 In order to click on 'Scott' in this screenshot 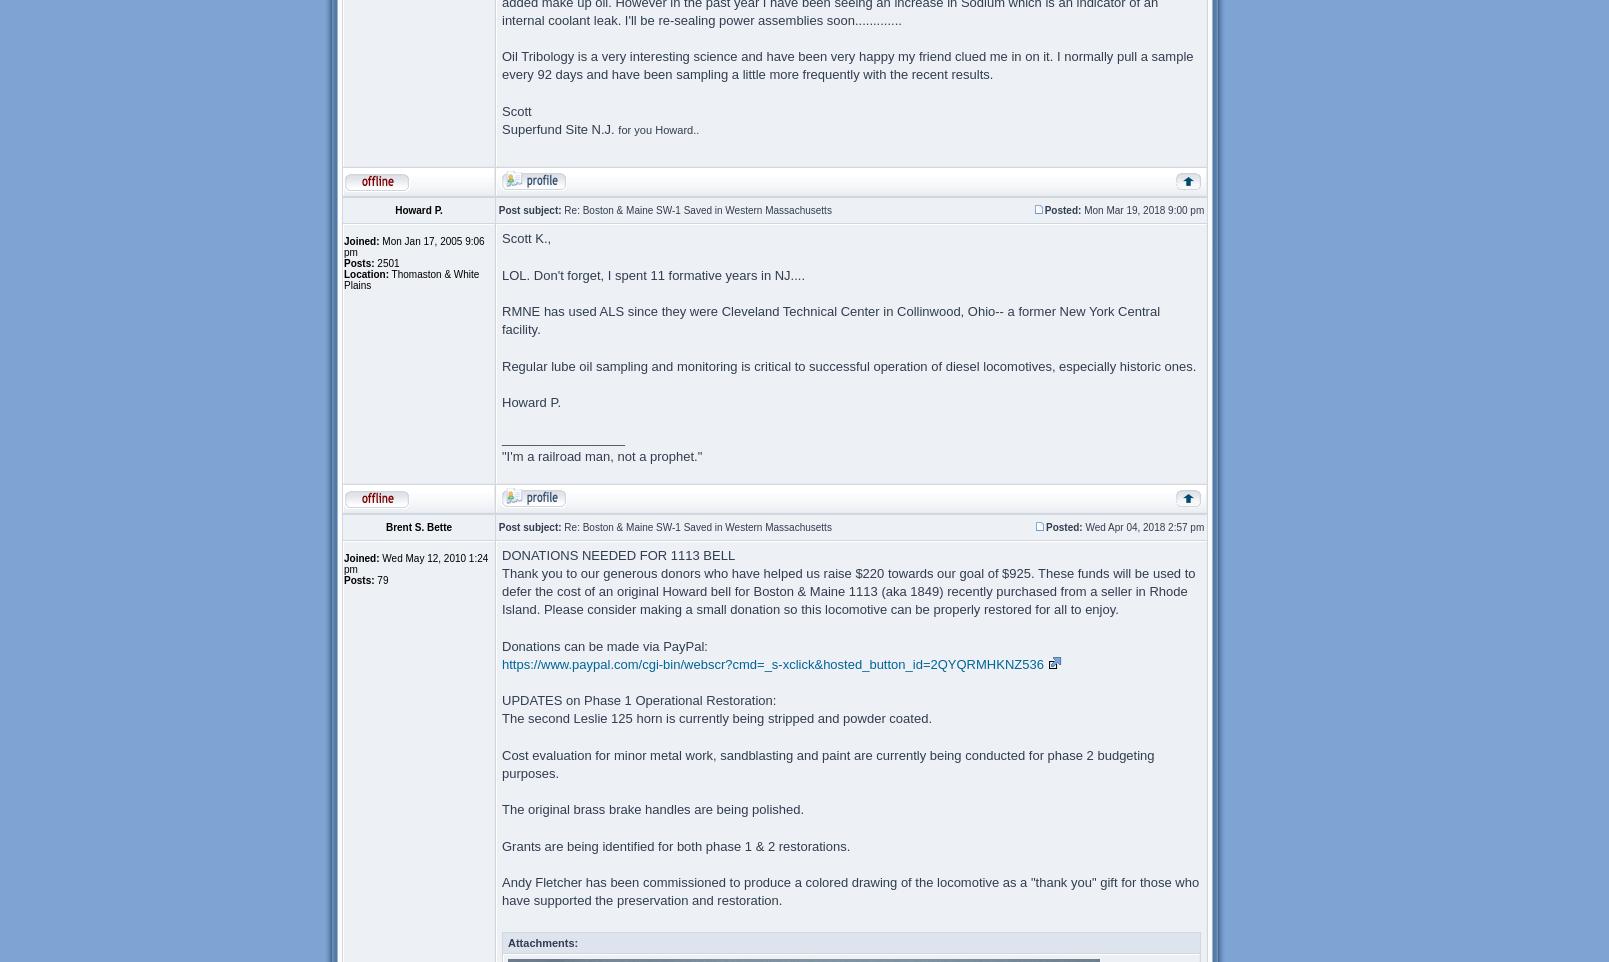, I will do `click(515, 109)`.